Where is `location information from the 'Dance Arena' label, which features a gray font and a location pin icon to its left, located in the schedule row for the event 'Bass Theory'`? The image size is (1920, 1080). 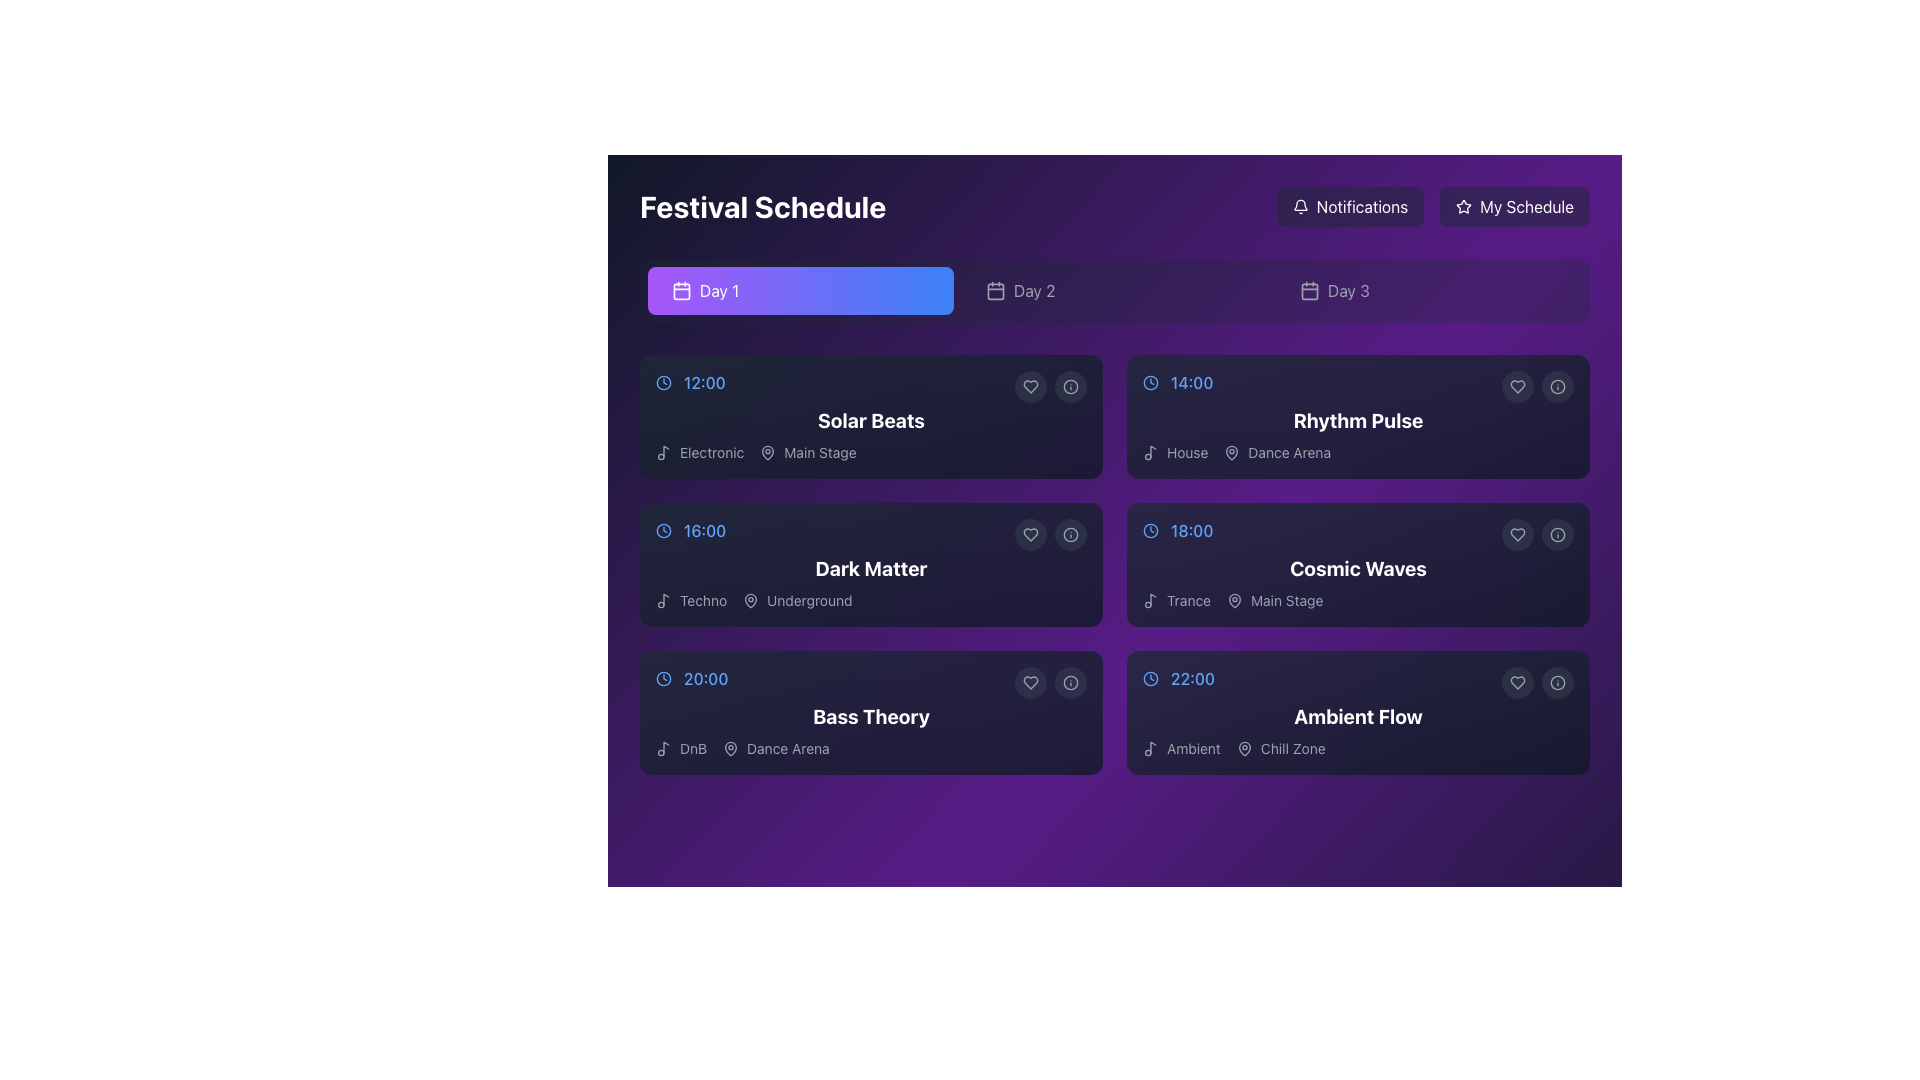
location information from the 'Dance Arena' label, which features a gray font and a location pin icon to its left, located in the schedule row for the event 'Bass Theory' is located at coordinates (775, 748).